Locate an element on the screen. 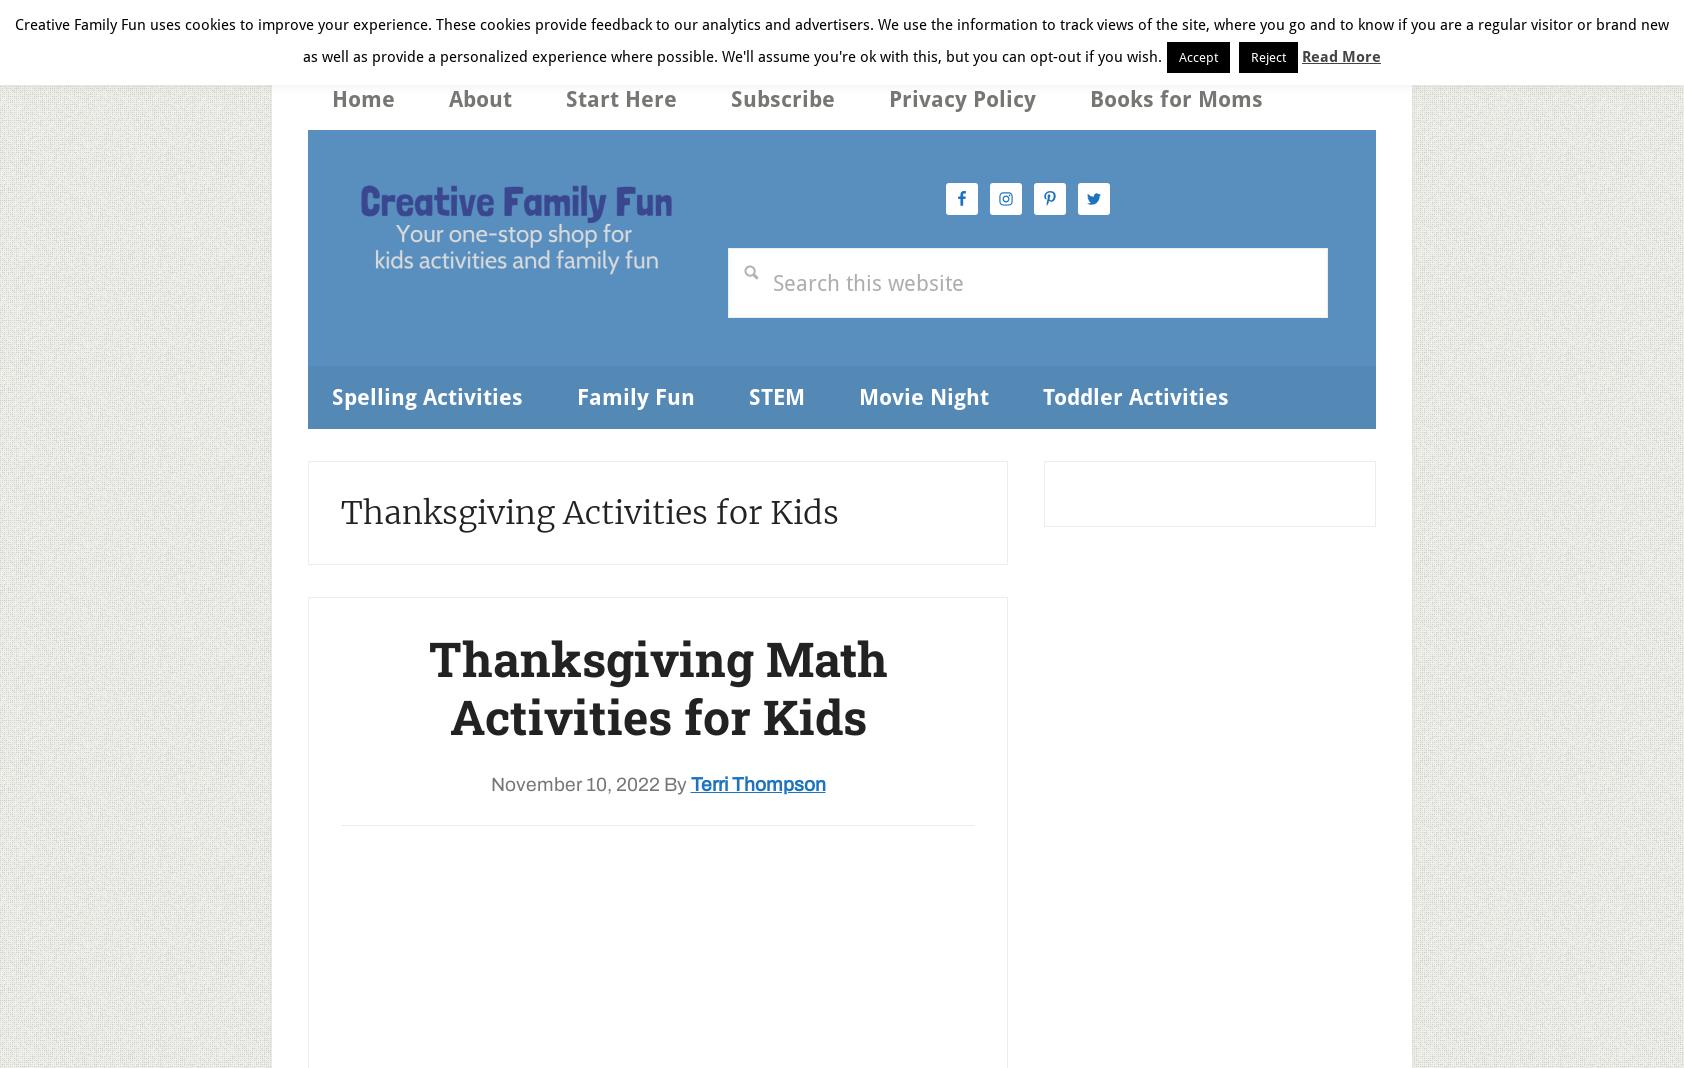 This screenshot has height=1068, width=1684. 'Movie Night' is located at coordinates (923, 395).